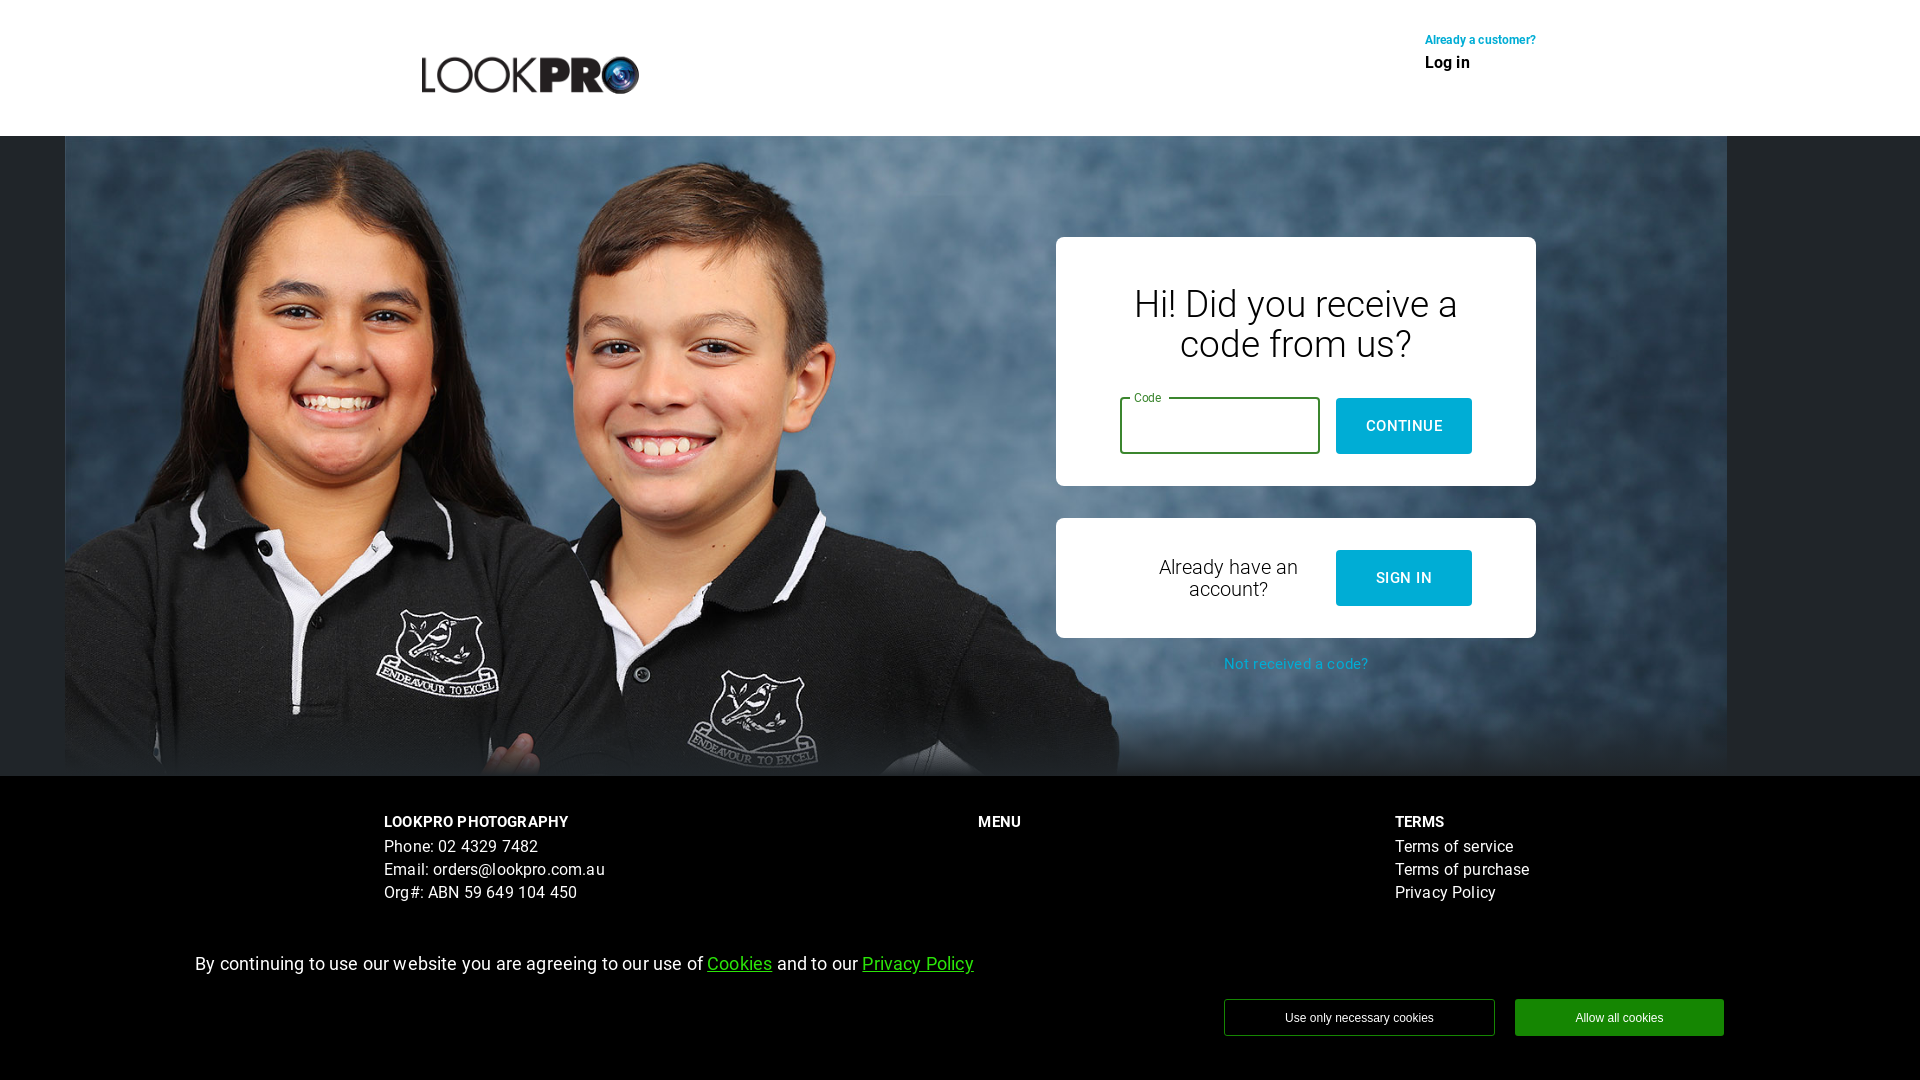 This screenshot has height=1080, width=1920. Describe the element at coordinates (1402, 578) in the screenshot. I see `'SIGN IN'` at that location.